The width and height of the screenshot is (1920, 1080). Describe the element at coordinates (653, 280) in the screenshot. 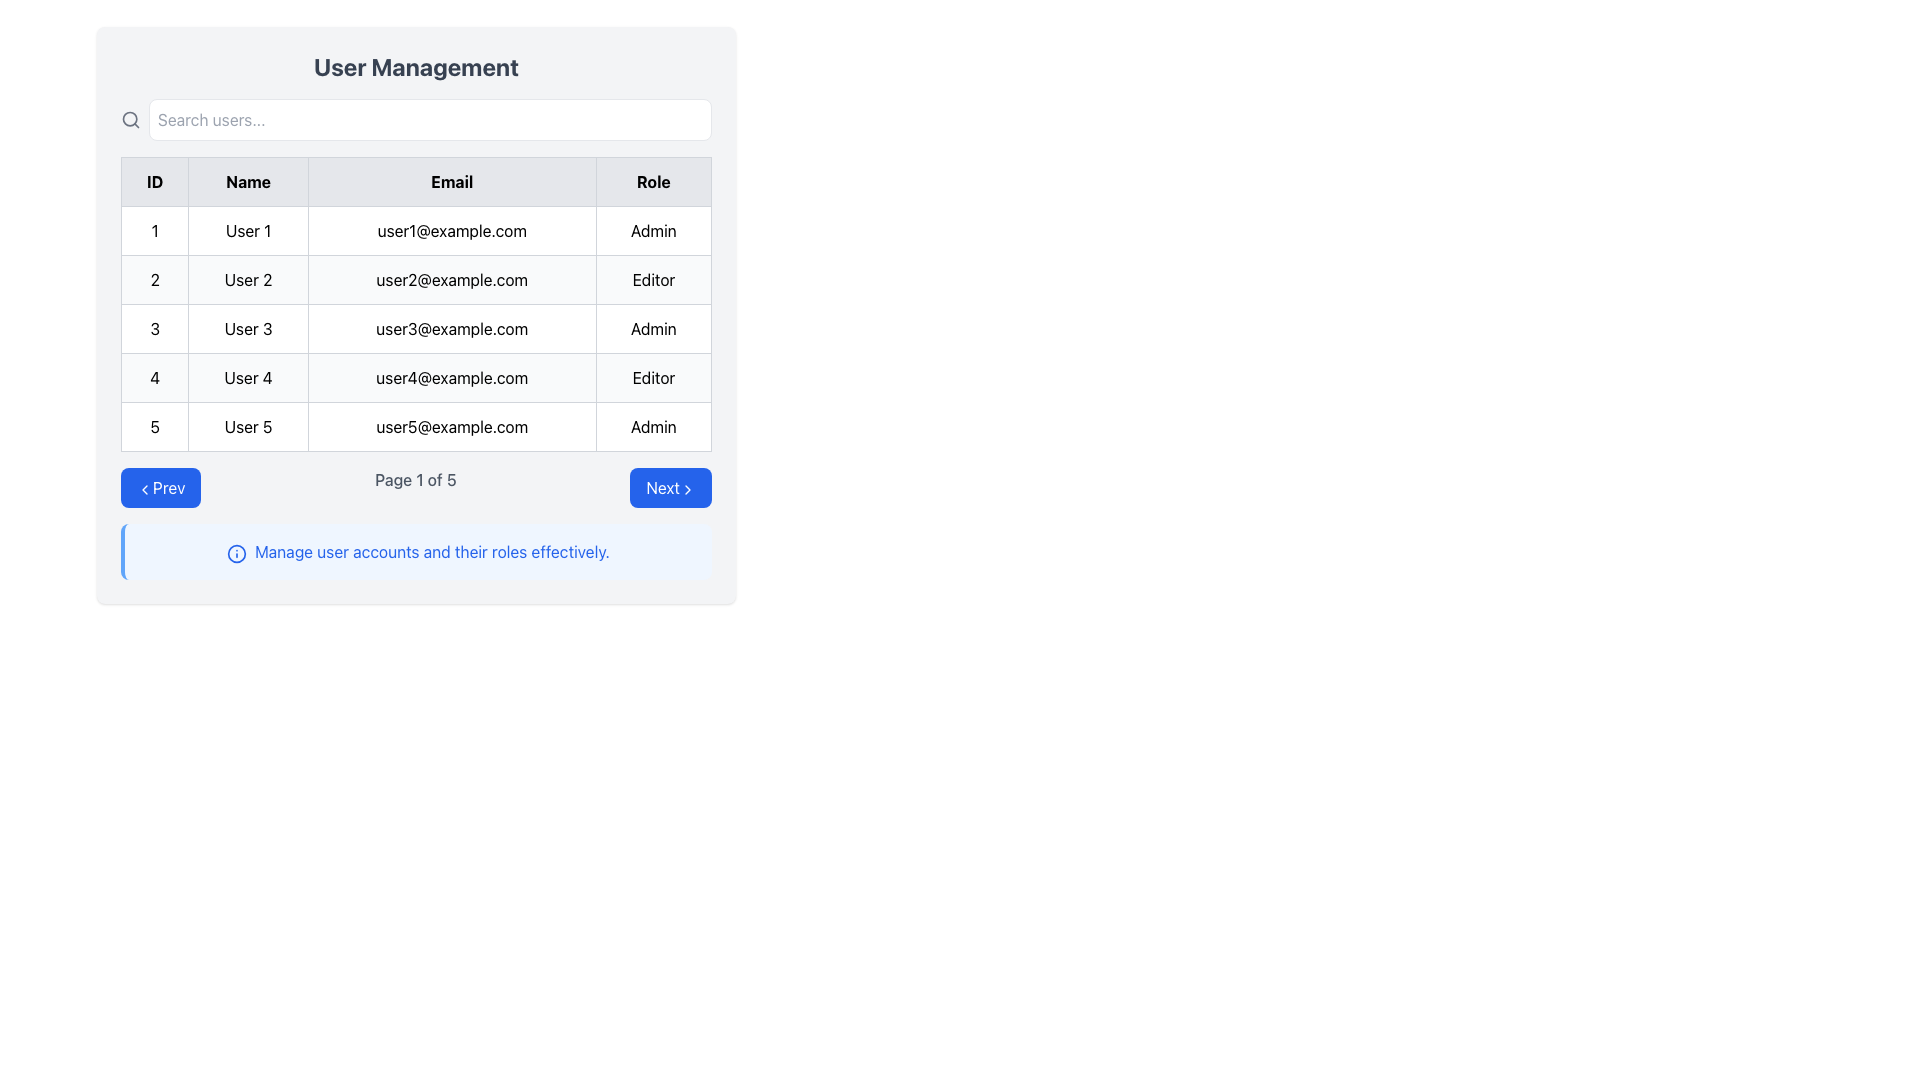

I see `text displayed in the Static Text Label element that shows 'Editor', which is positioned in the 'Role' column for 'User 2' under 'user2@example.com'` at that location.